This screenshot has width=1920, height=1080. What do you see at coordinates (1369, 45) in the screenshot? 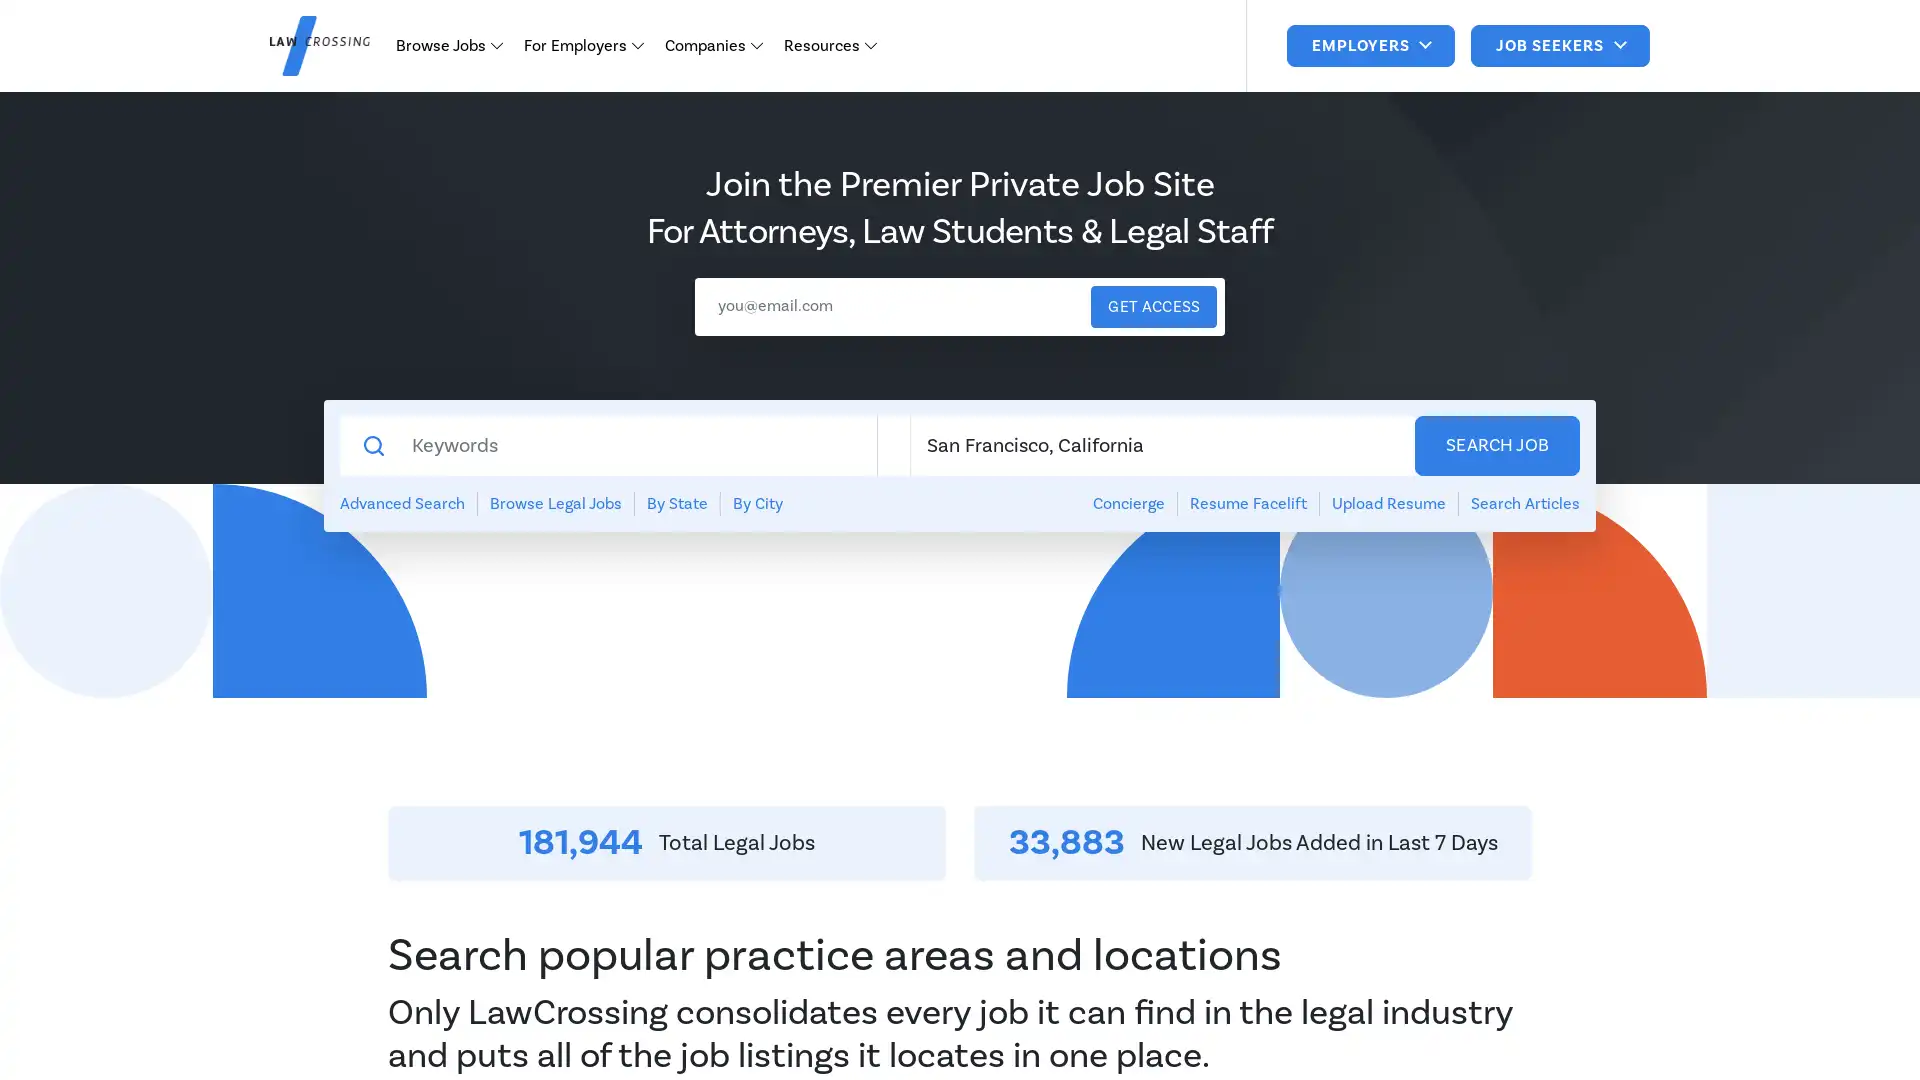
I see `EMPLOYERS` at bounding box center [1369, 45].